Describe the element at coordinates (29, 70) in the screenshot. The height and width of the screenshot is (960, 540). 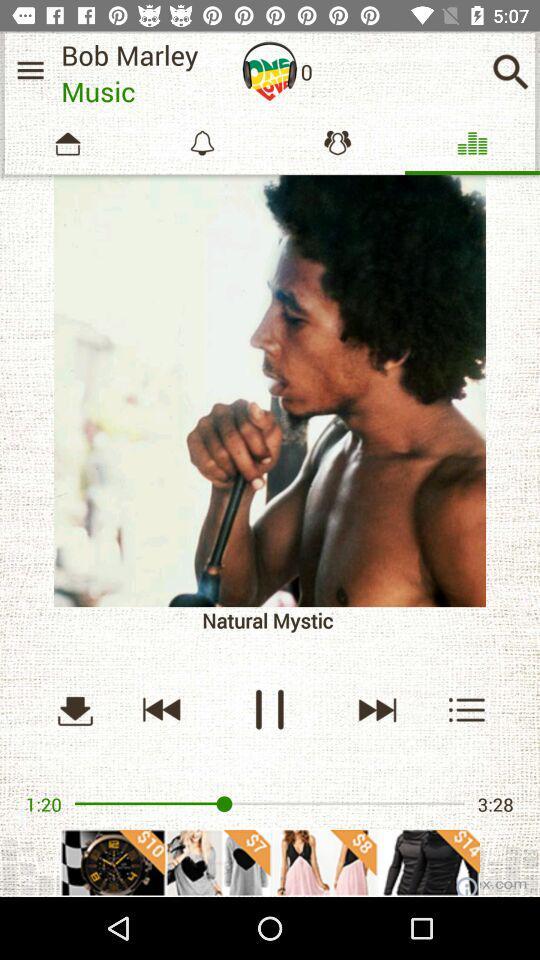
I see `music list` at that location.